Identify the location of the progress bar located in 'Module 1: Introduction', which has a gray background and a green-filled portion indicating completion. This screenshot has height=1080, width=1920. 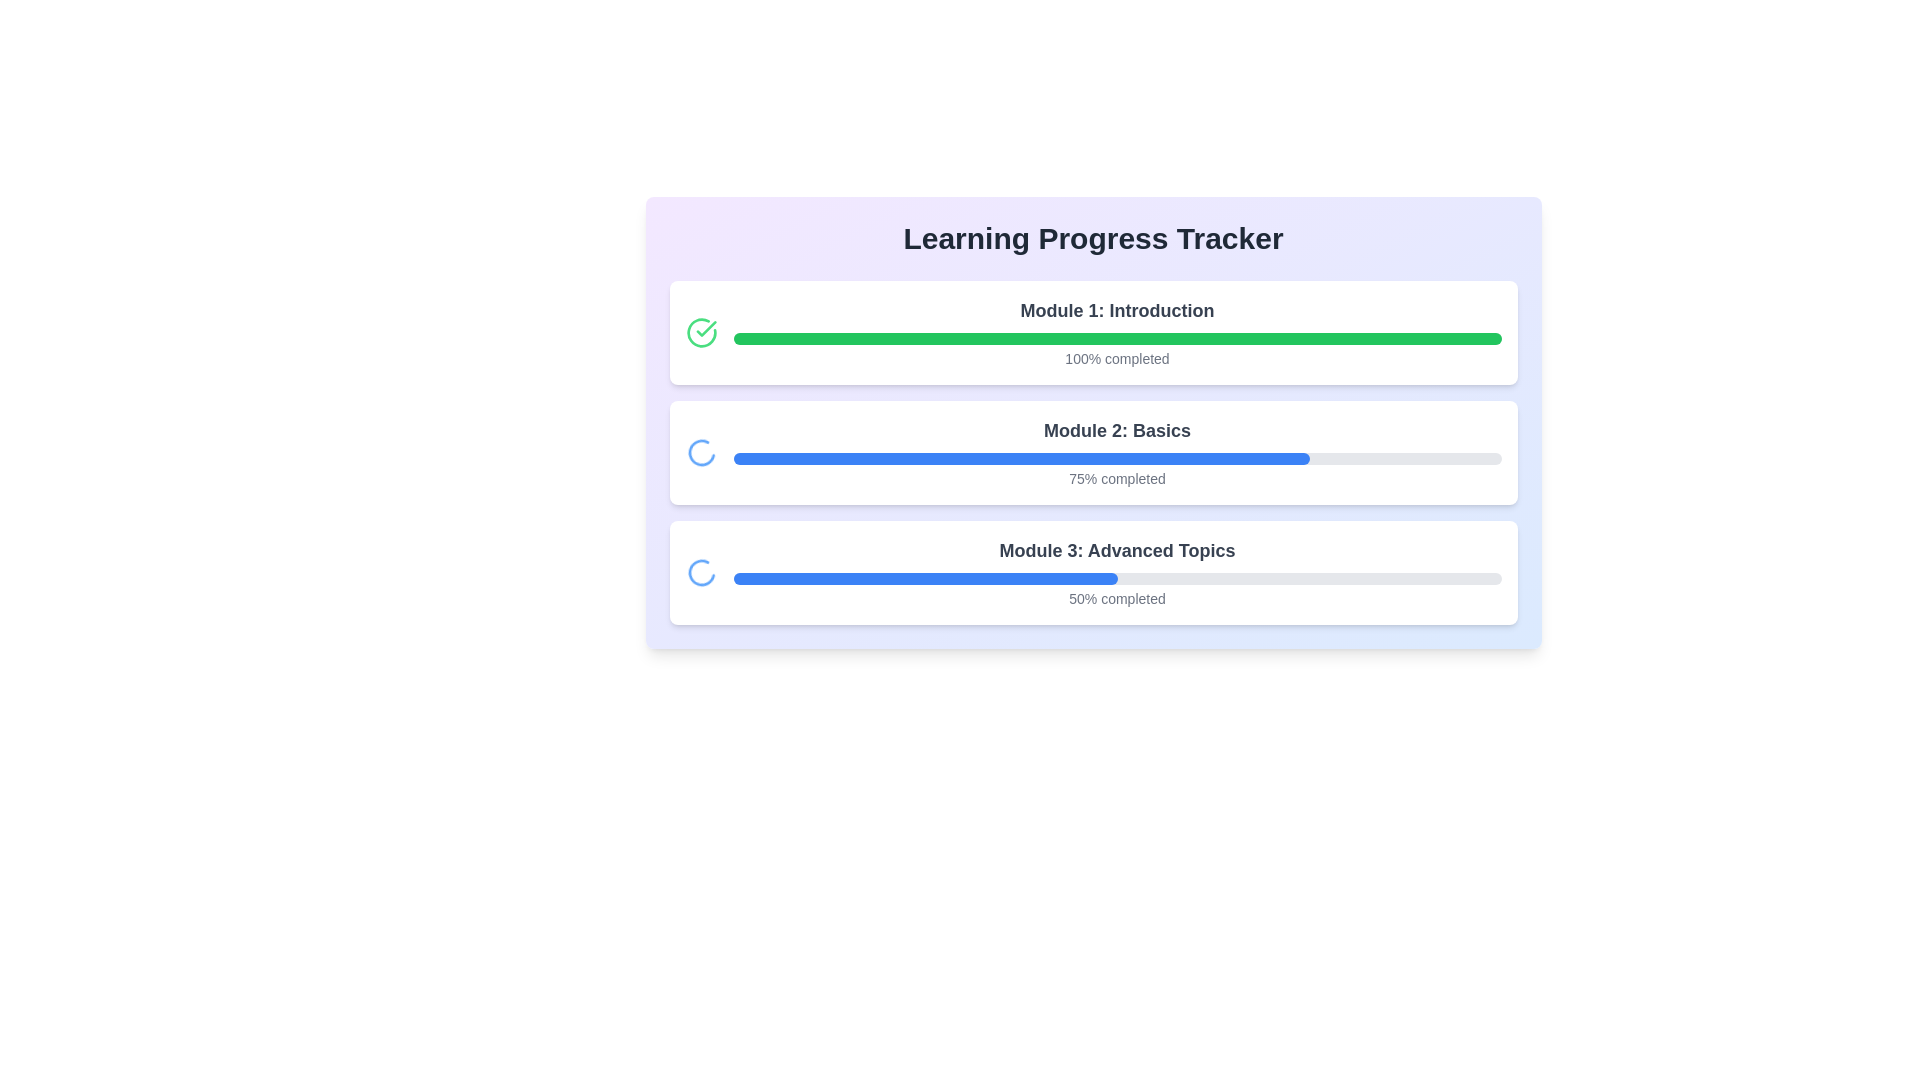
(1116, 338).